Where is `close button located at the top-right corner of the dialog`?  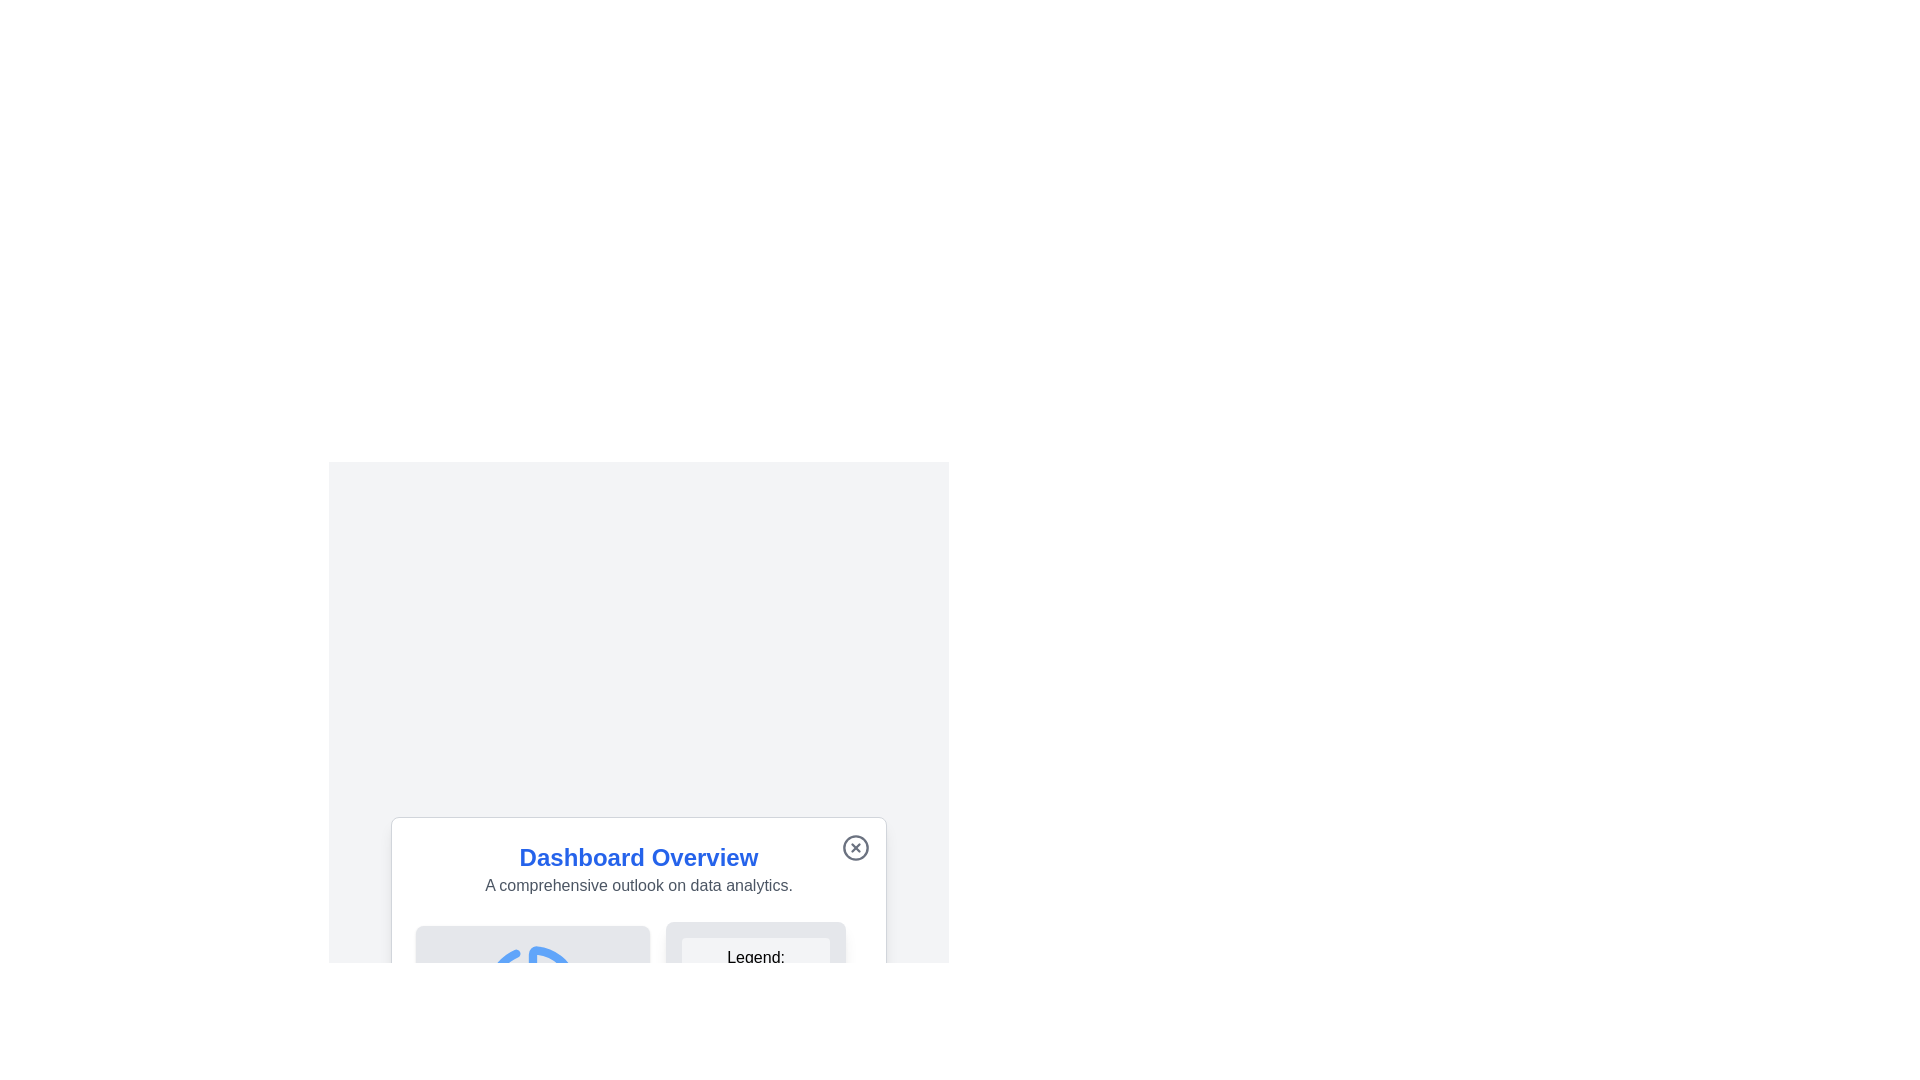
close button located at the top-right corner of the dialog is located at coordinates (855, 848).